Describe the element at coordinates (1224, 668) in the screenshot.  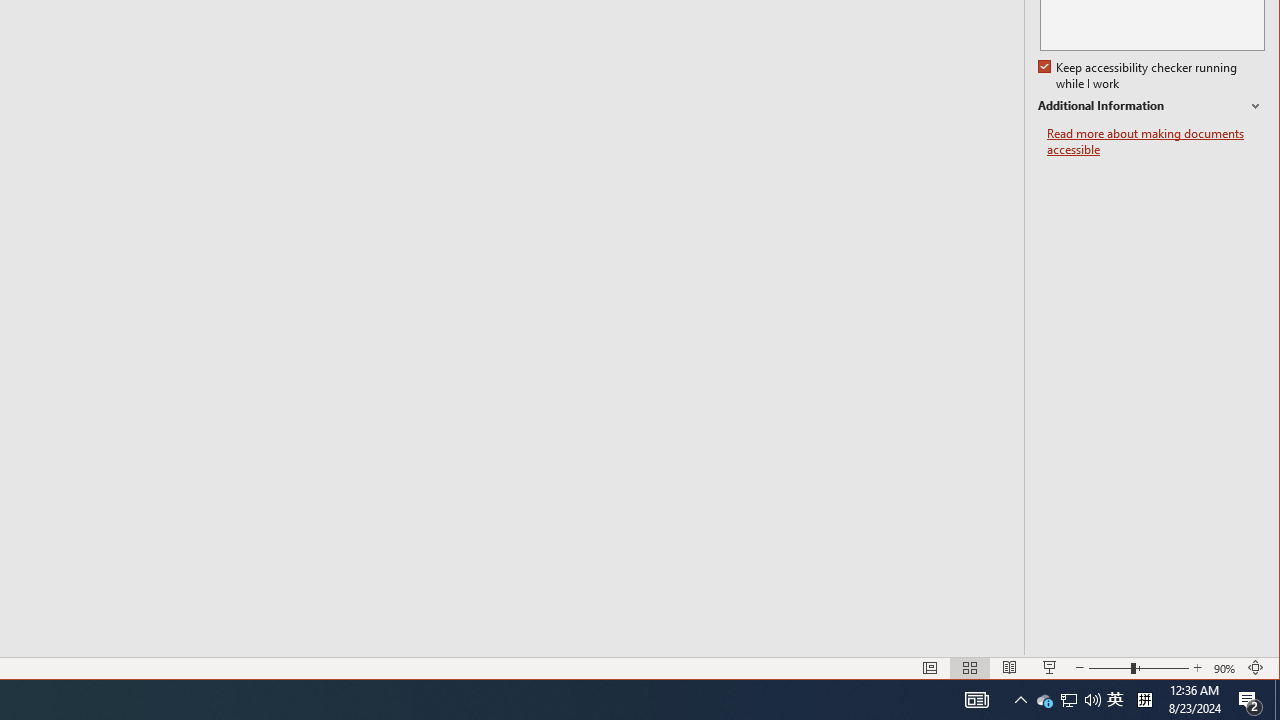
I see `'Zoom 90%'` at that location.